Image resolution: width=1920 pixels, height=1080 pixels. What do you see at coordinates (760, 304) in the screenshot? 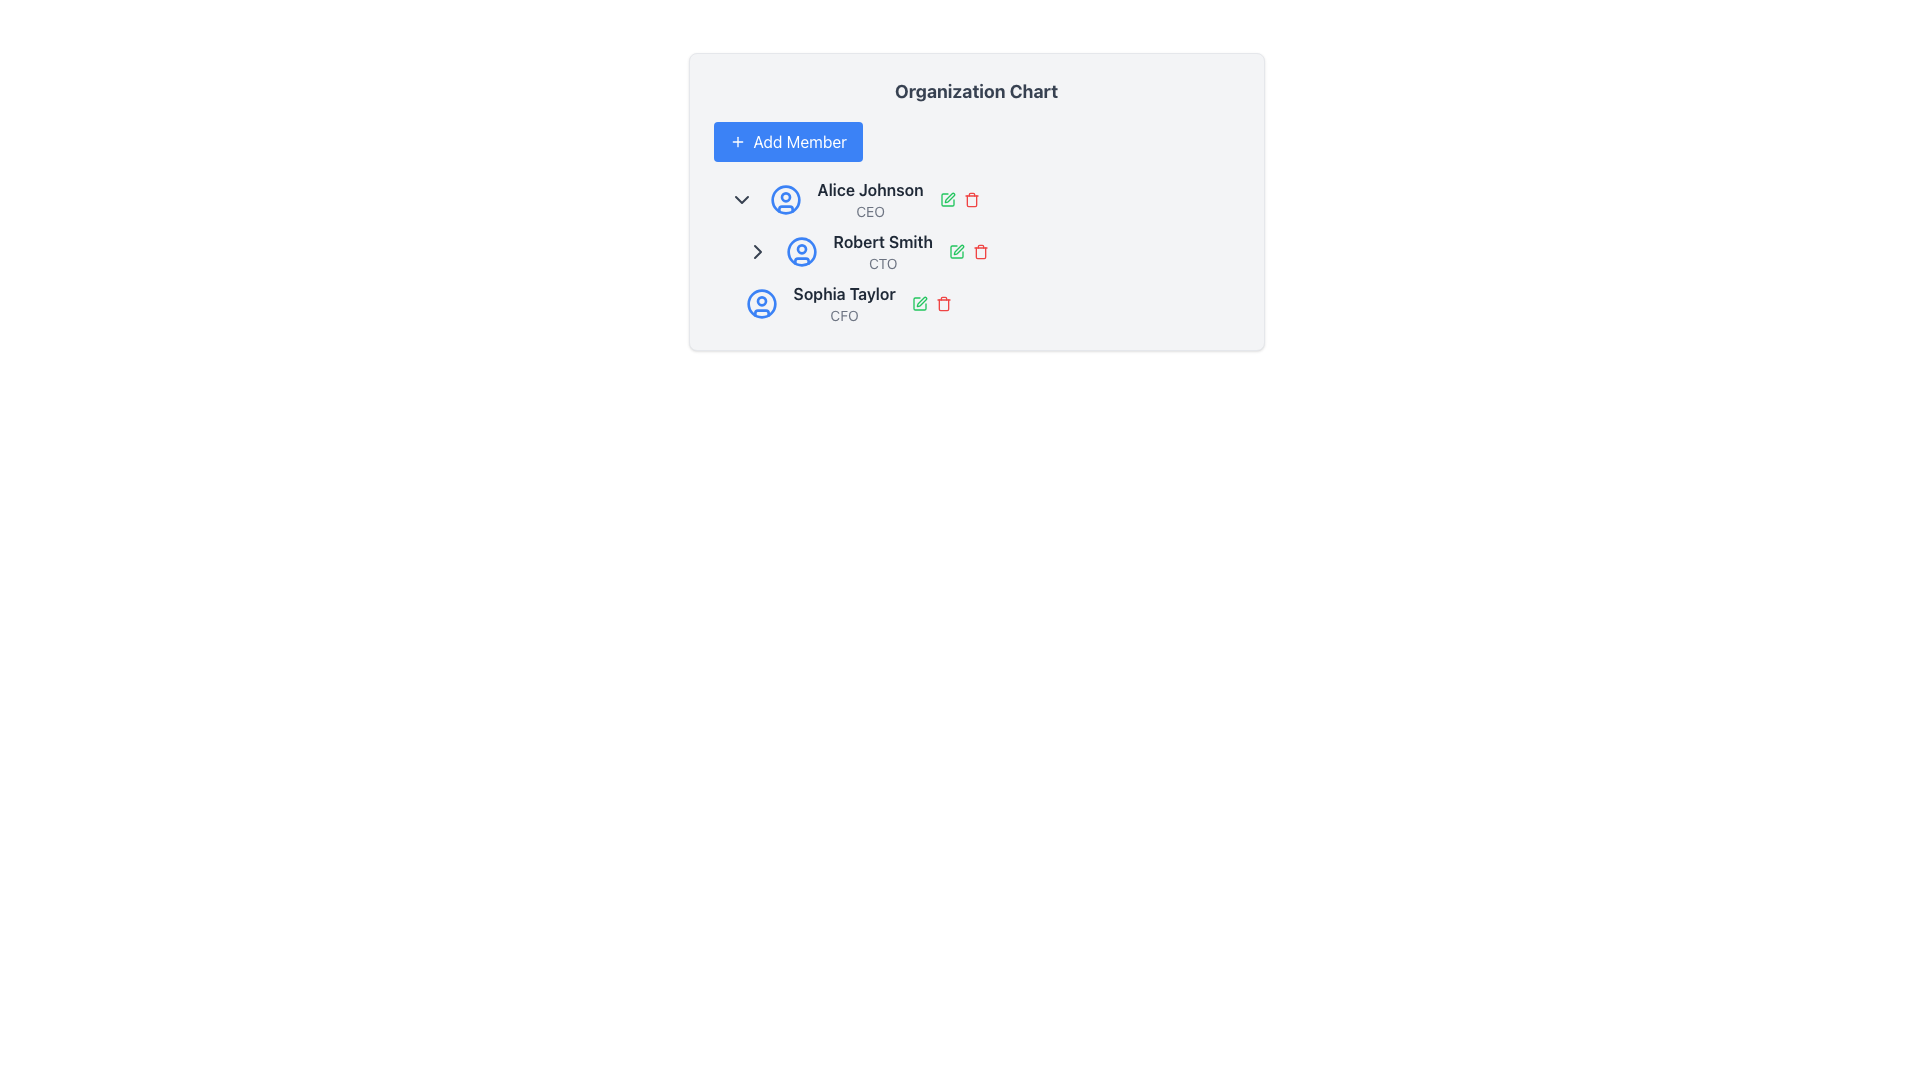
I see `the circular profile outline of 'Sophia Taylor' in the organizational chart` at bounding box center [760, 304].